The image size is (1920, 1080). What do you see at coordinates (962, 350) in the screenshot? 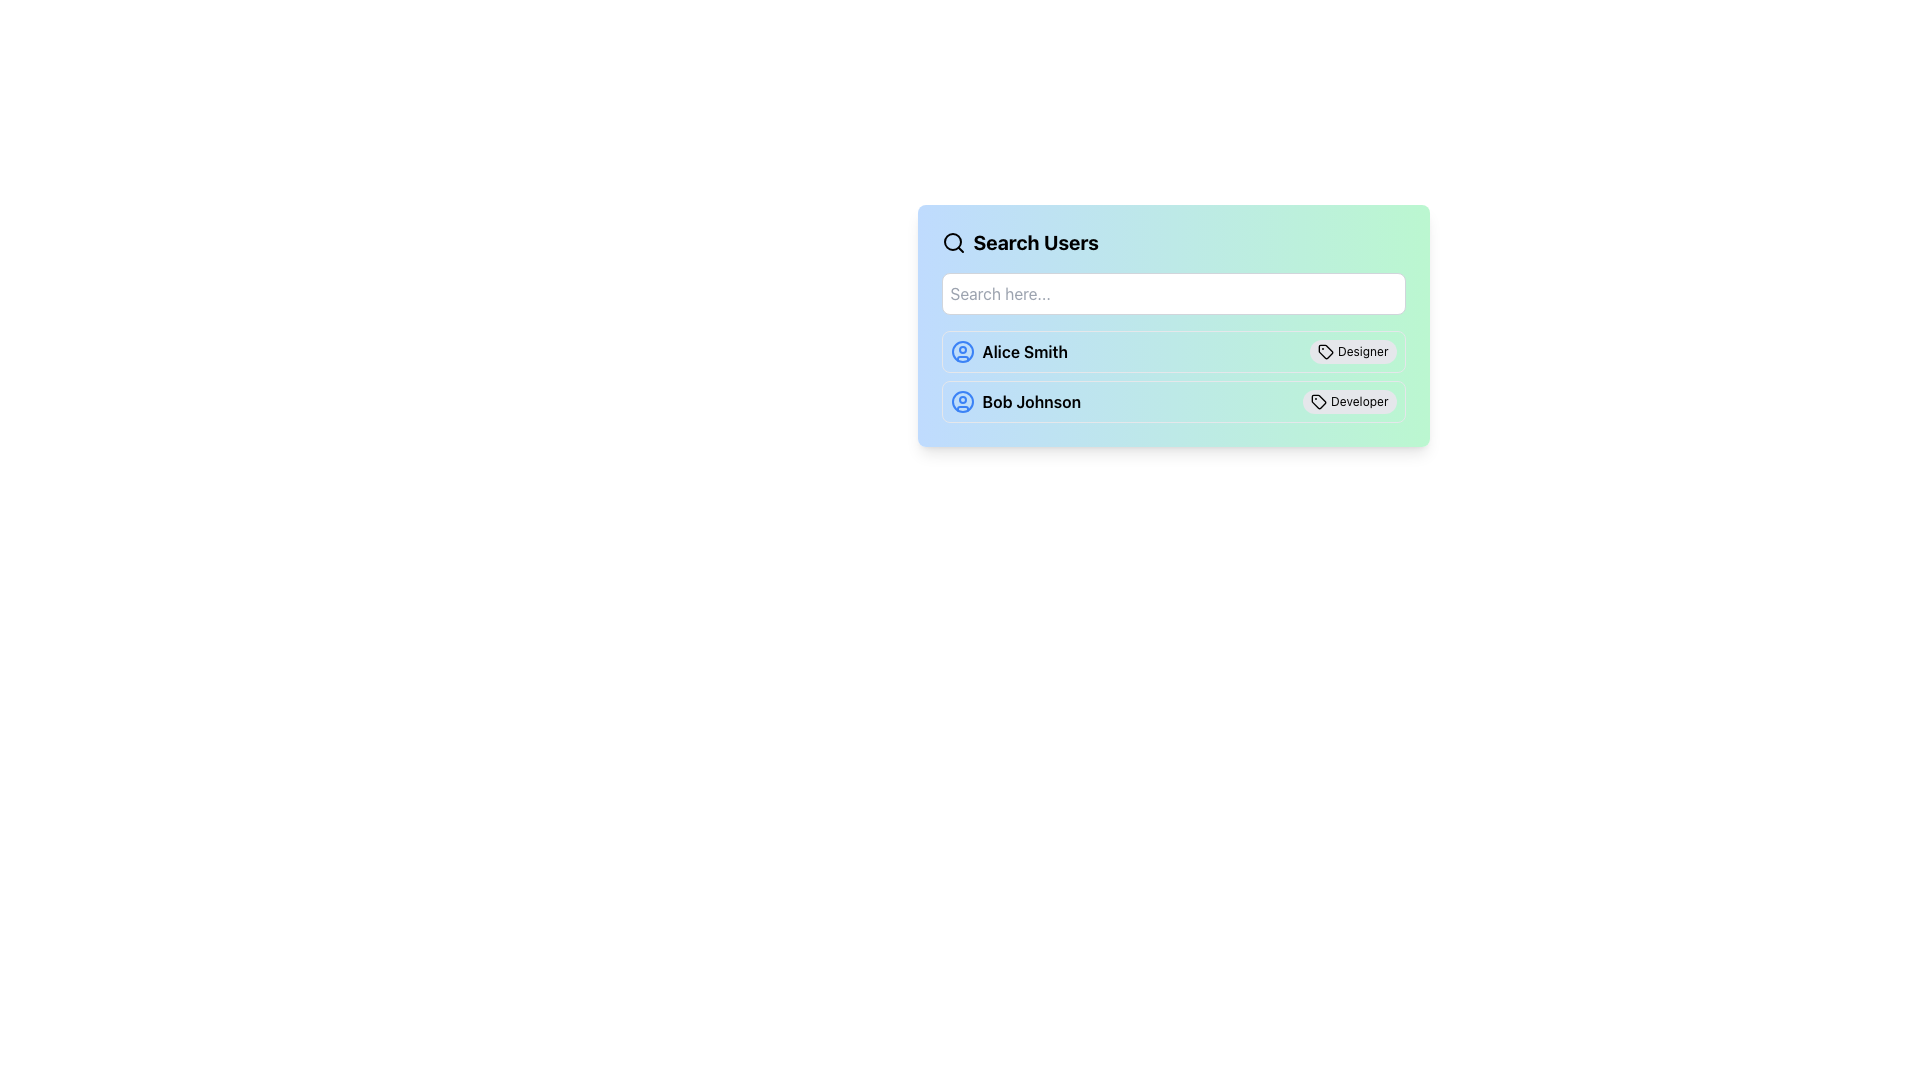
I see `the outer boundary of the user profile icon, which visually represents the larger outer circle enclosing the components of the icon adjacent to 'Alice Smith'` at bounding box center [962, 350].